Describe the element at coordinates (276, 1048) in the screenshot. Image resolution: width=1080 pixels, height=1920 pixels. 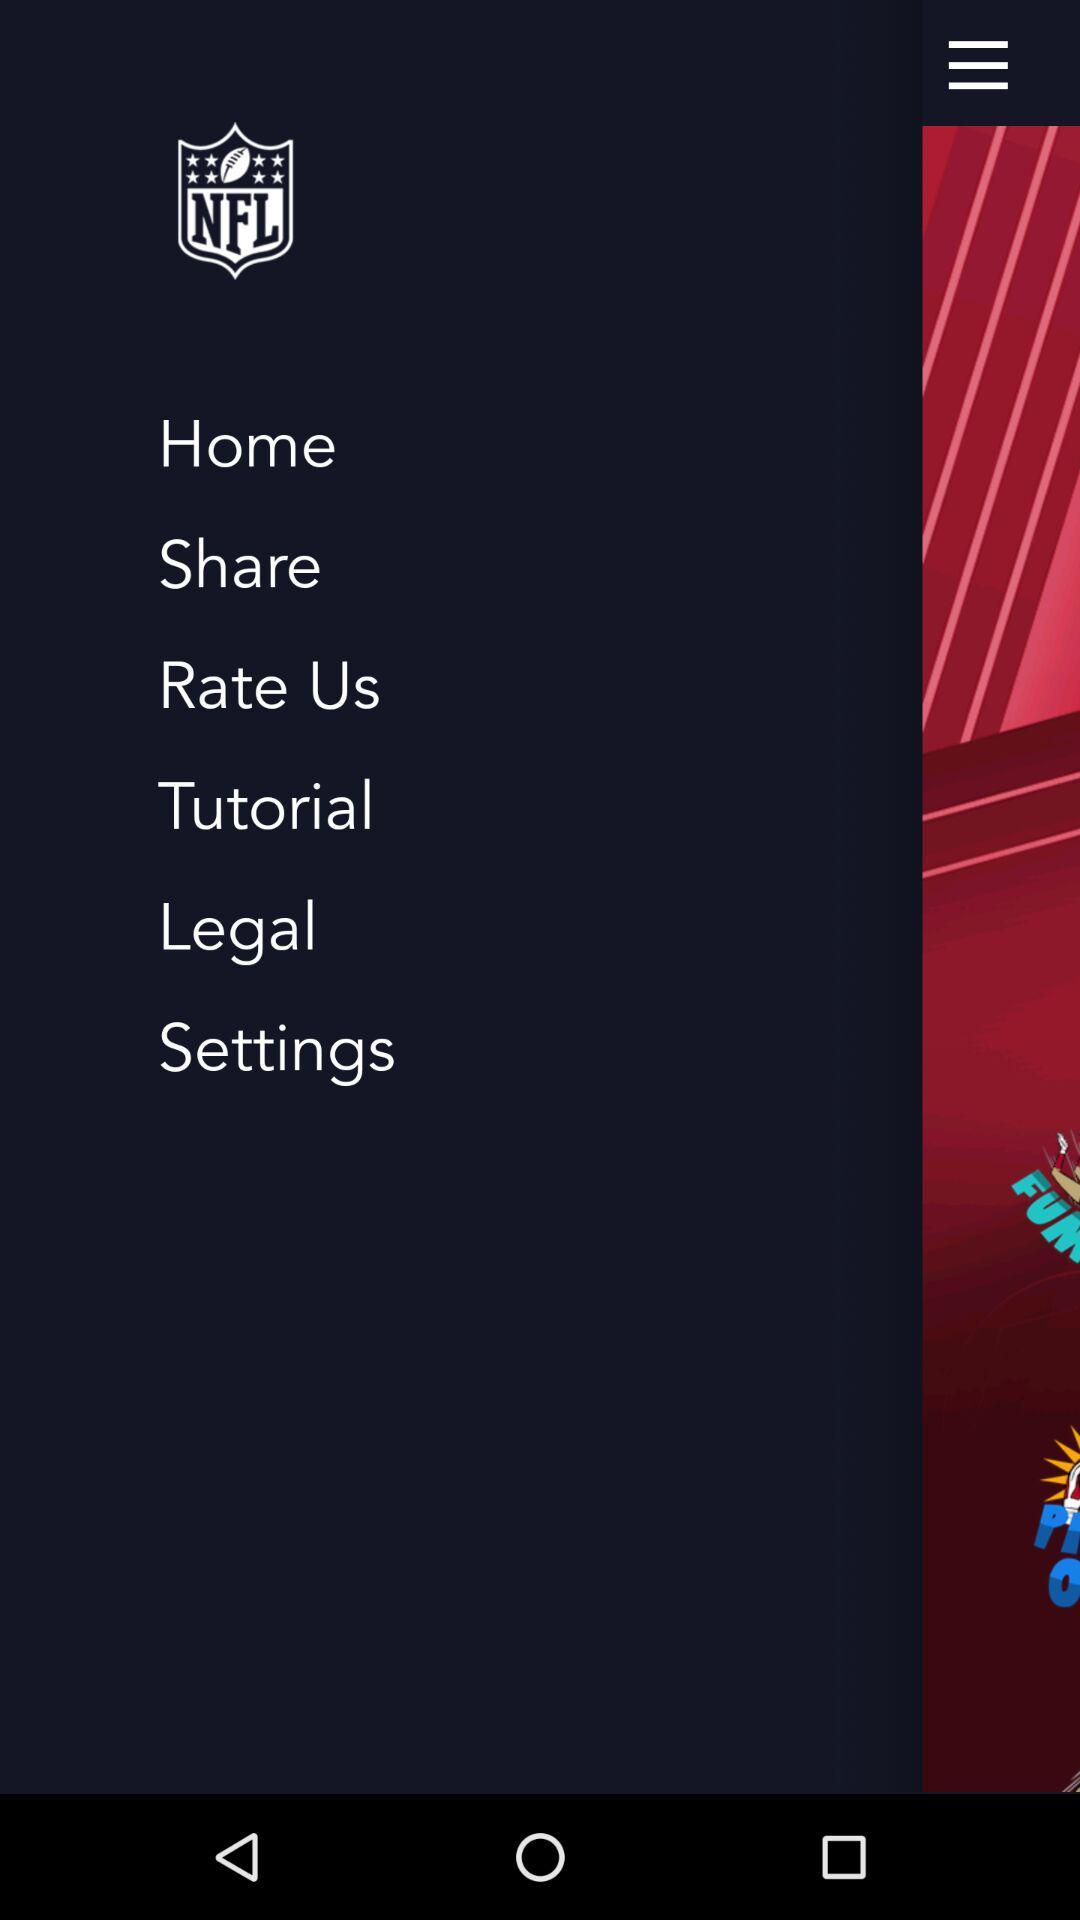
I see `settings icon` at that location.